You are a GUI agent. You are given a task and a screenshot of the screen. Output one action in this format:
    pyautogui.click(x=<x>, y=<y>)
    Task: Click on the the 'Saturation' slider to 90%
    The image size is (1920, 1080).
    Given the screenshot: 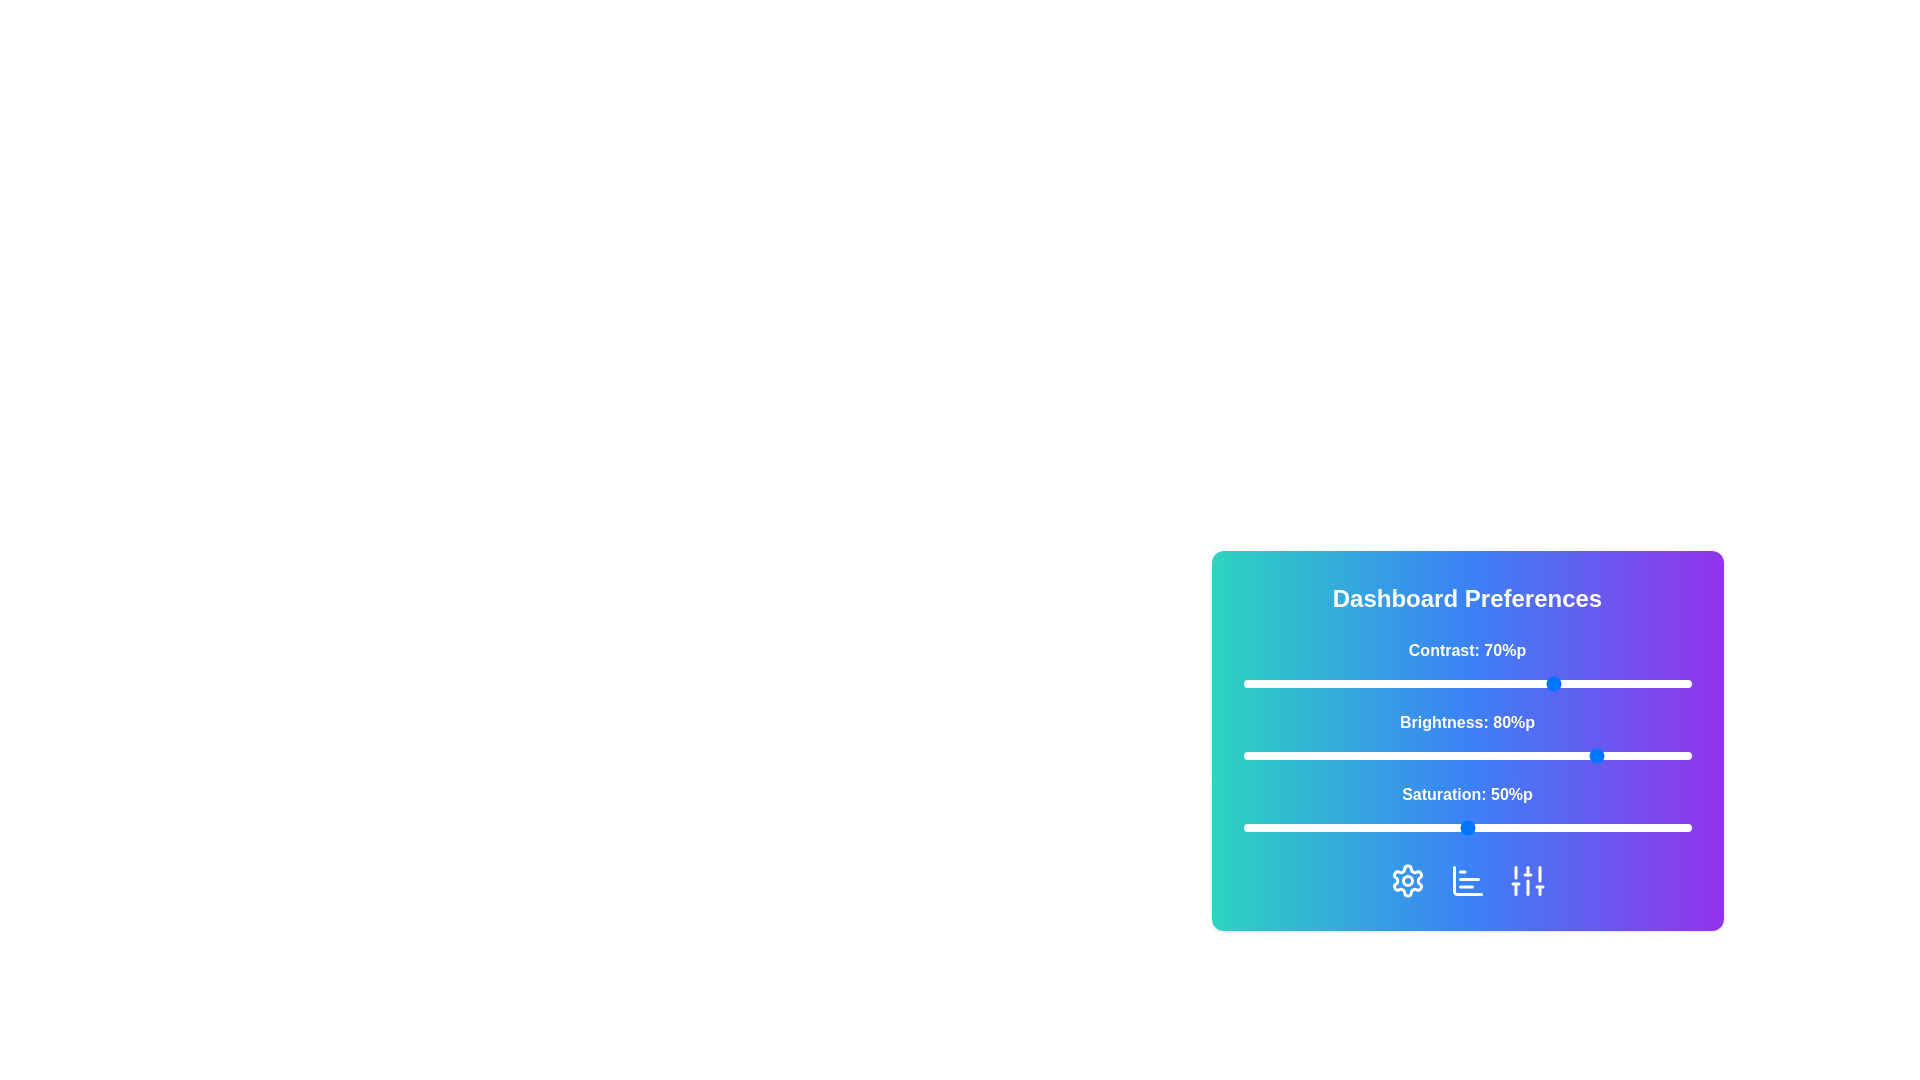 What is the action you would take?
    pyautogui.click(x=1646, y=828)
    